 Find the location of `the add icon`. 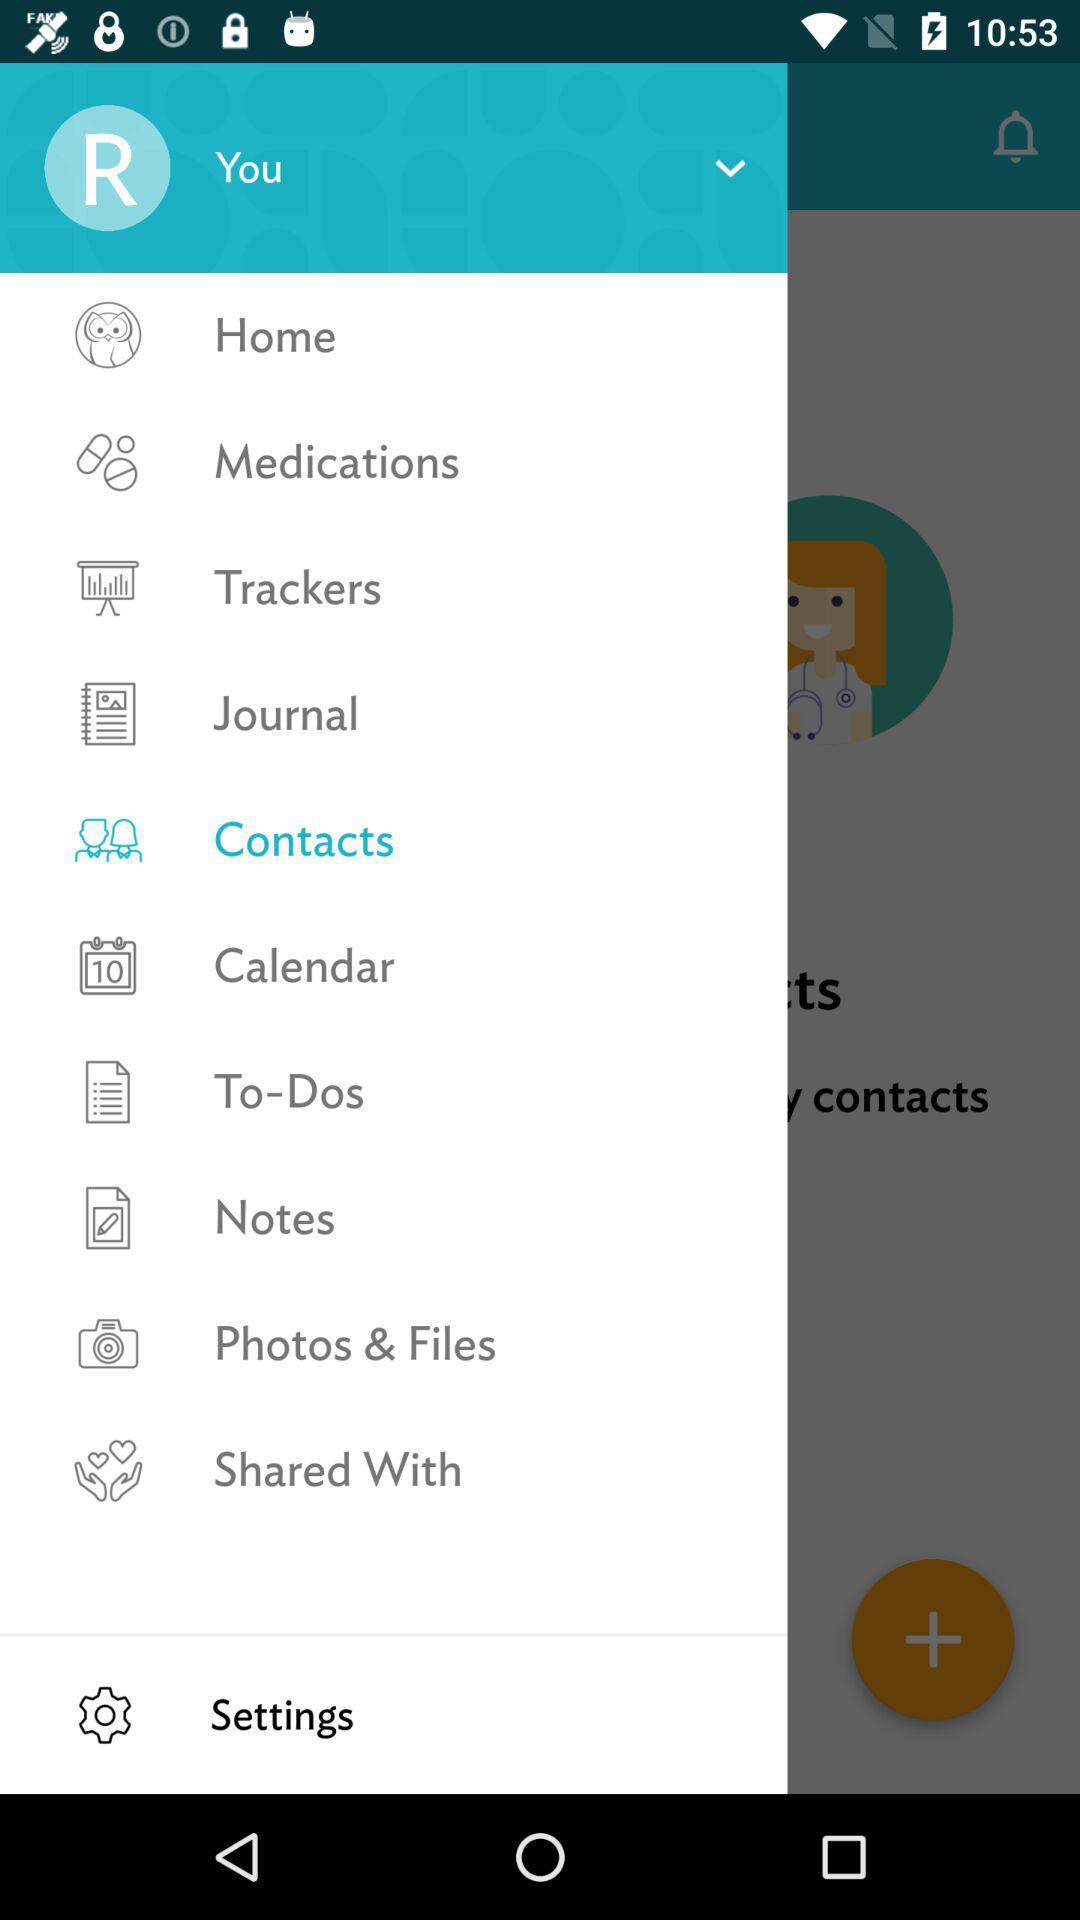

the add icon is located at coordinates (933, 1646).